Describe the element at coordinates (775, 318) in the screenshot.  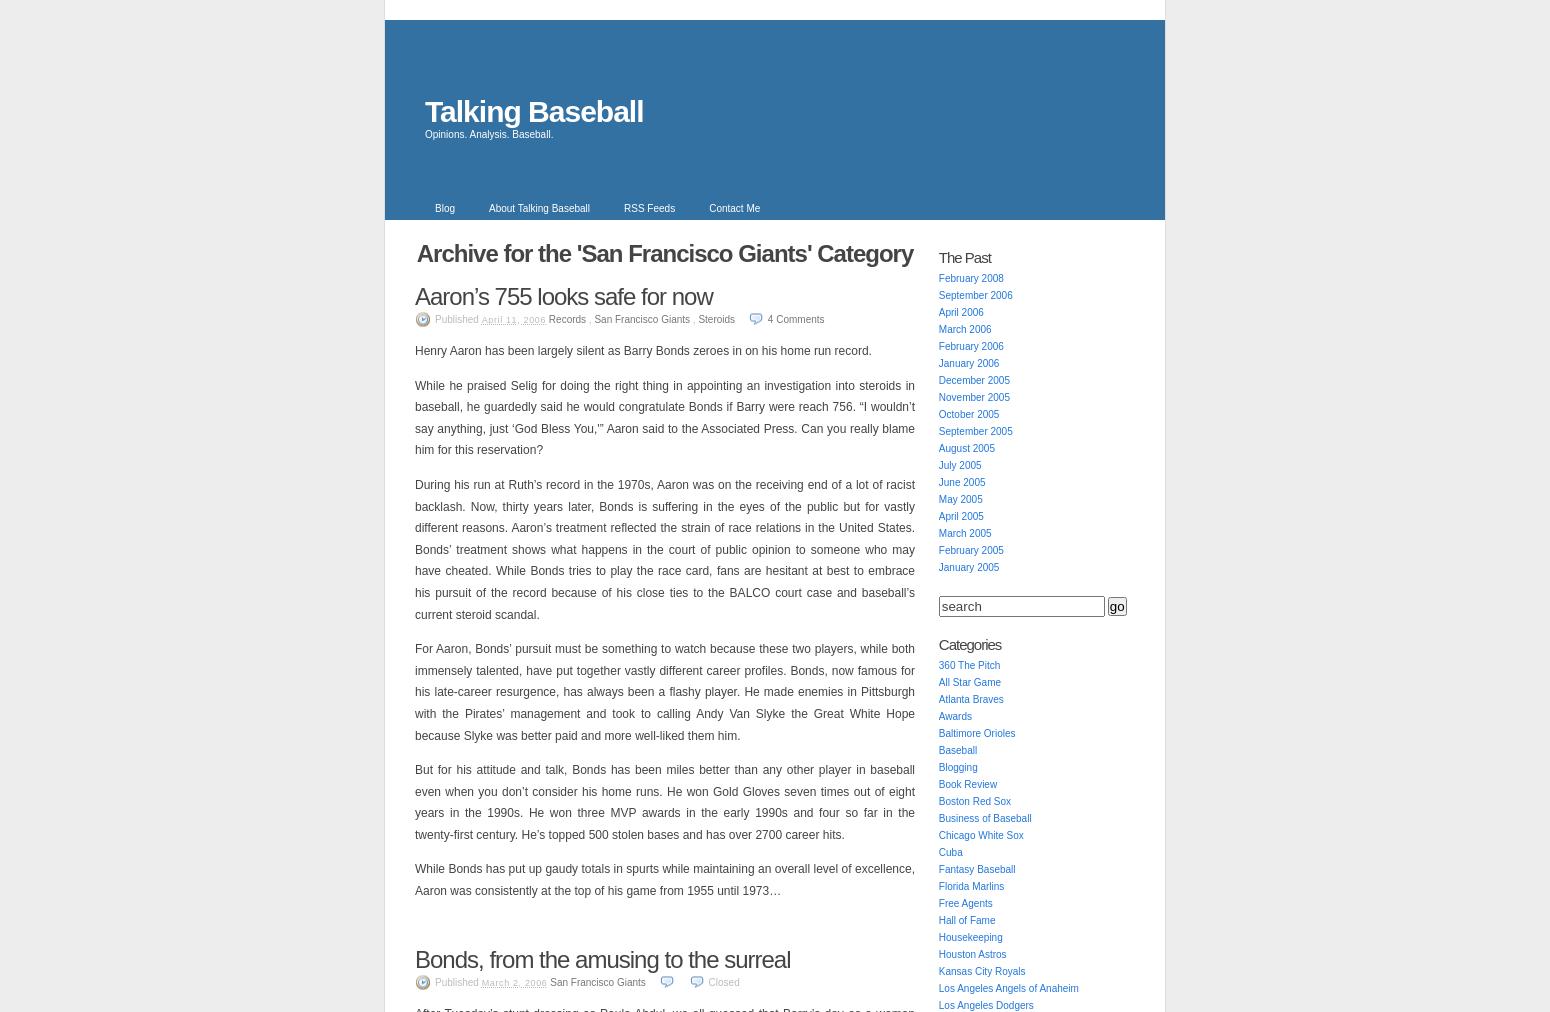
I see `'Comments'` at that location.